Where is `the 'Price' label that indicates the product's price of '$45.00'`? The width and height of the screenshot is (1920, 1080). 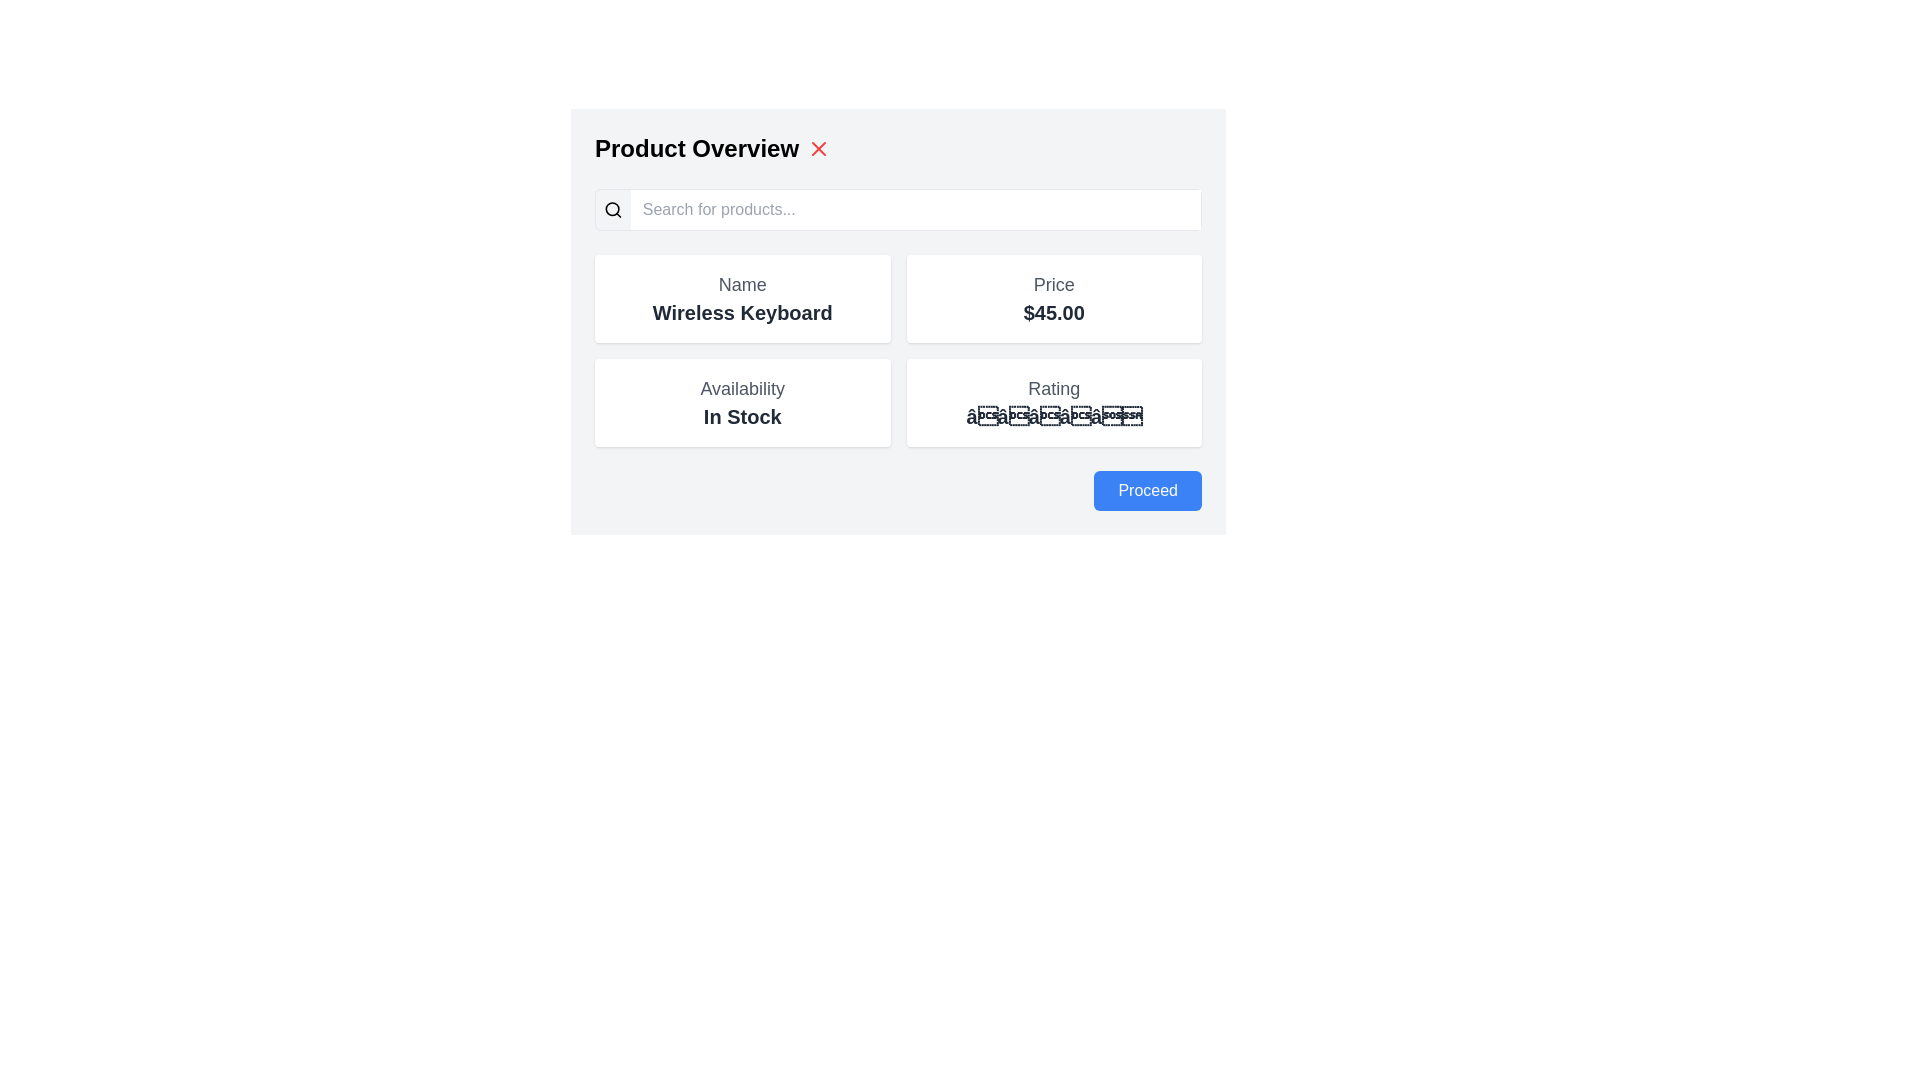
the 'Price' label that indicates the product's price of '$45.00' is located at coordinates (1053, 285).